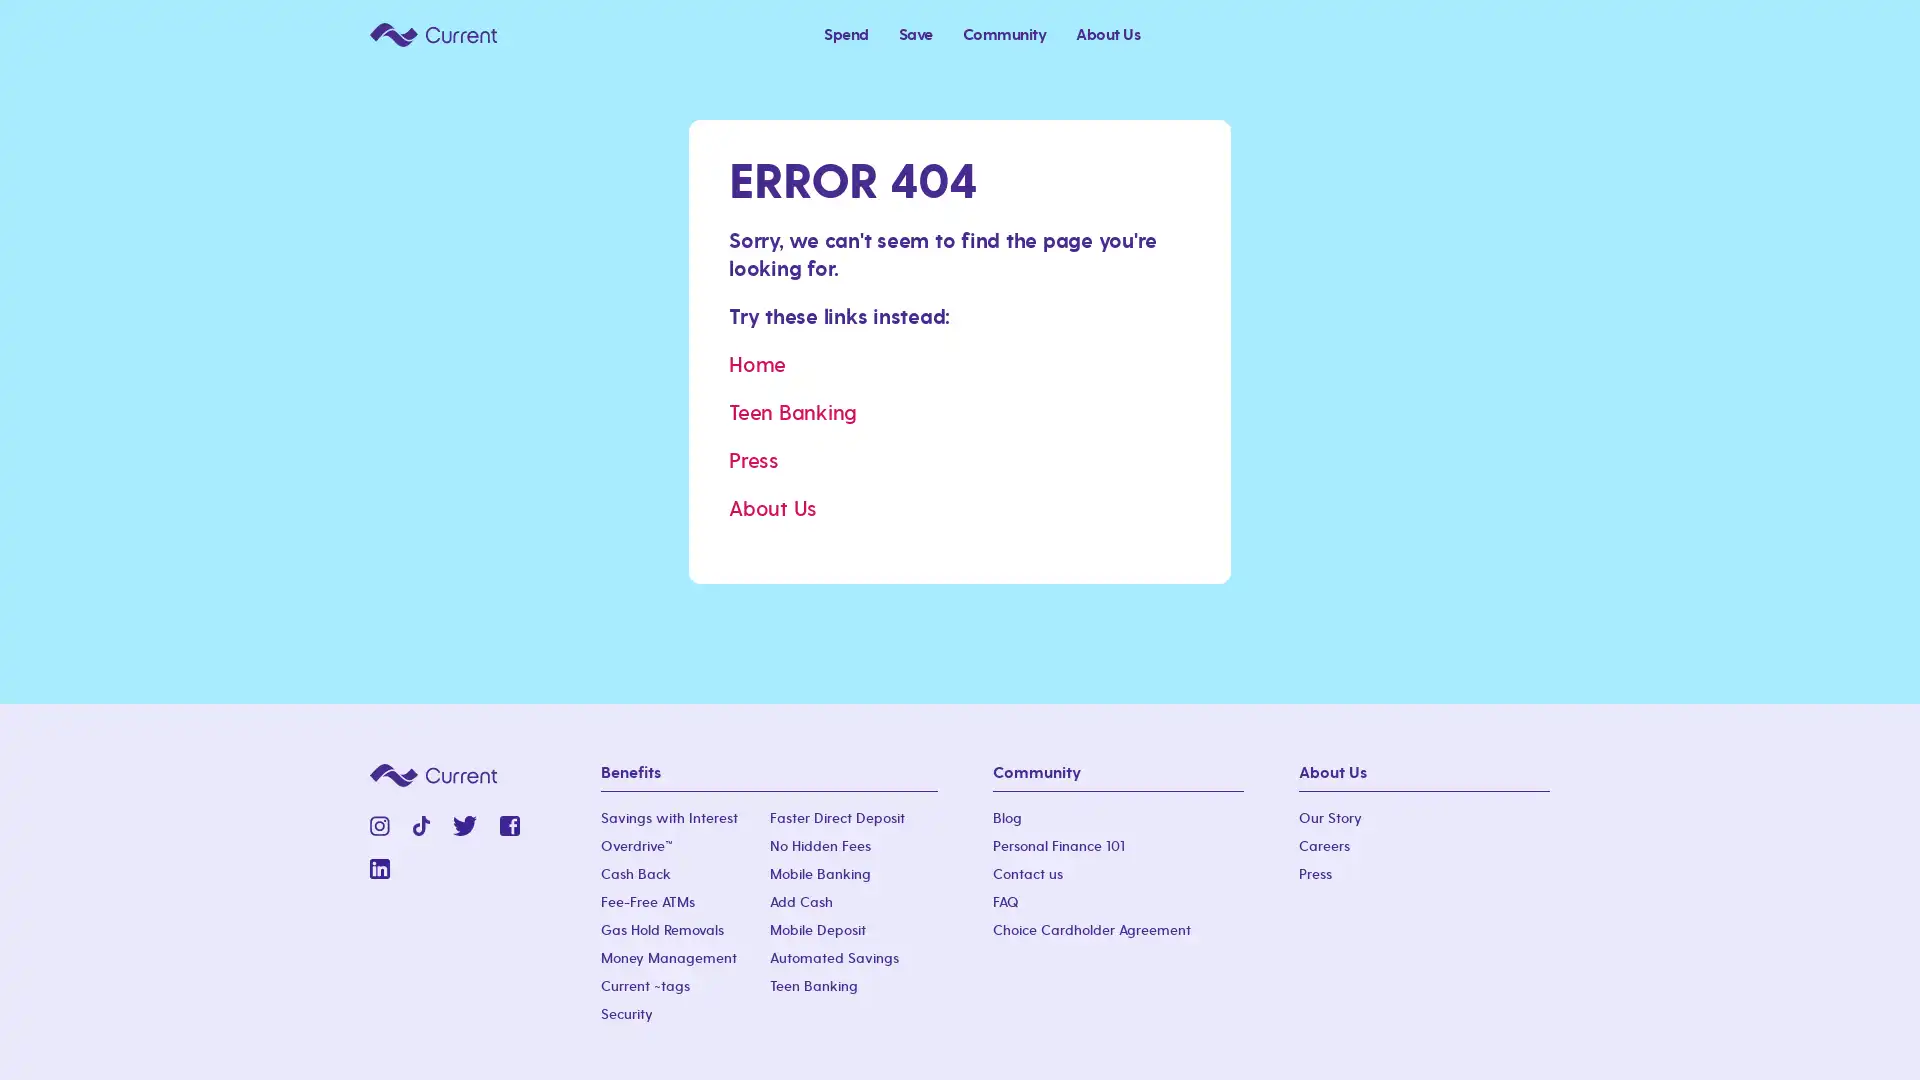 The image size is (1920, 1080). What do you see at coordinates (648, 902) in the screenshot?
I see `Fee-Free ATMs` at bounding box center [648, 902].